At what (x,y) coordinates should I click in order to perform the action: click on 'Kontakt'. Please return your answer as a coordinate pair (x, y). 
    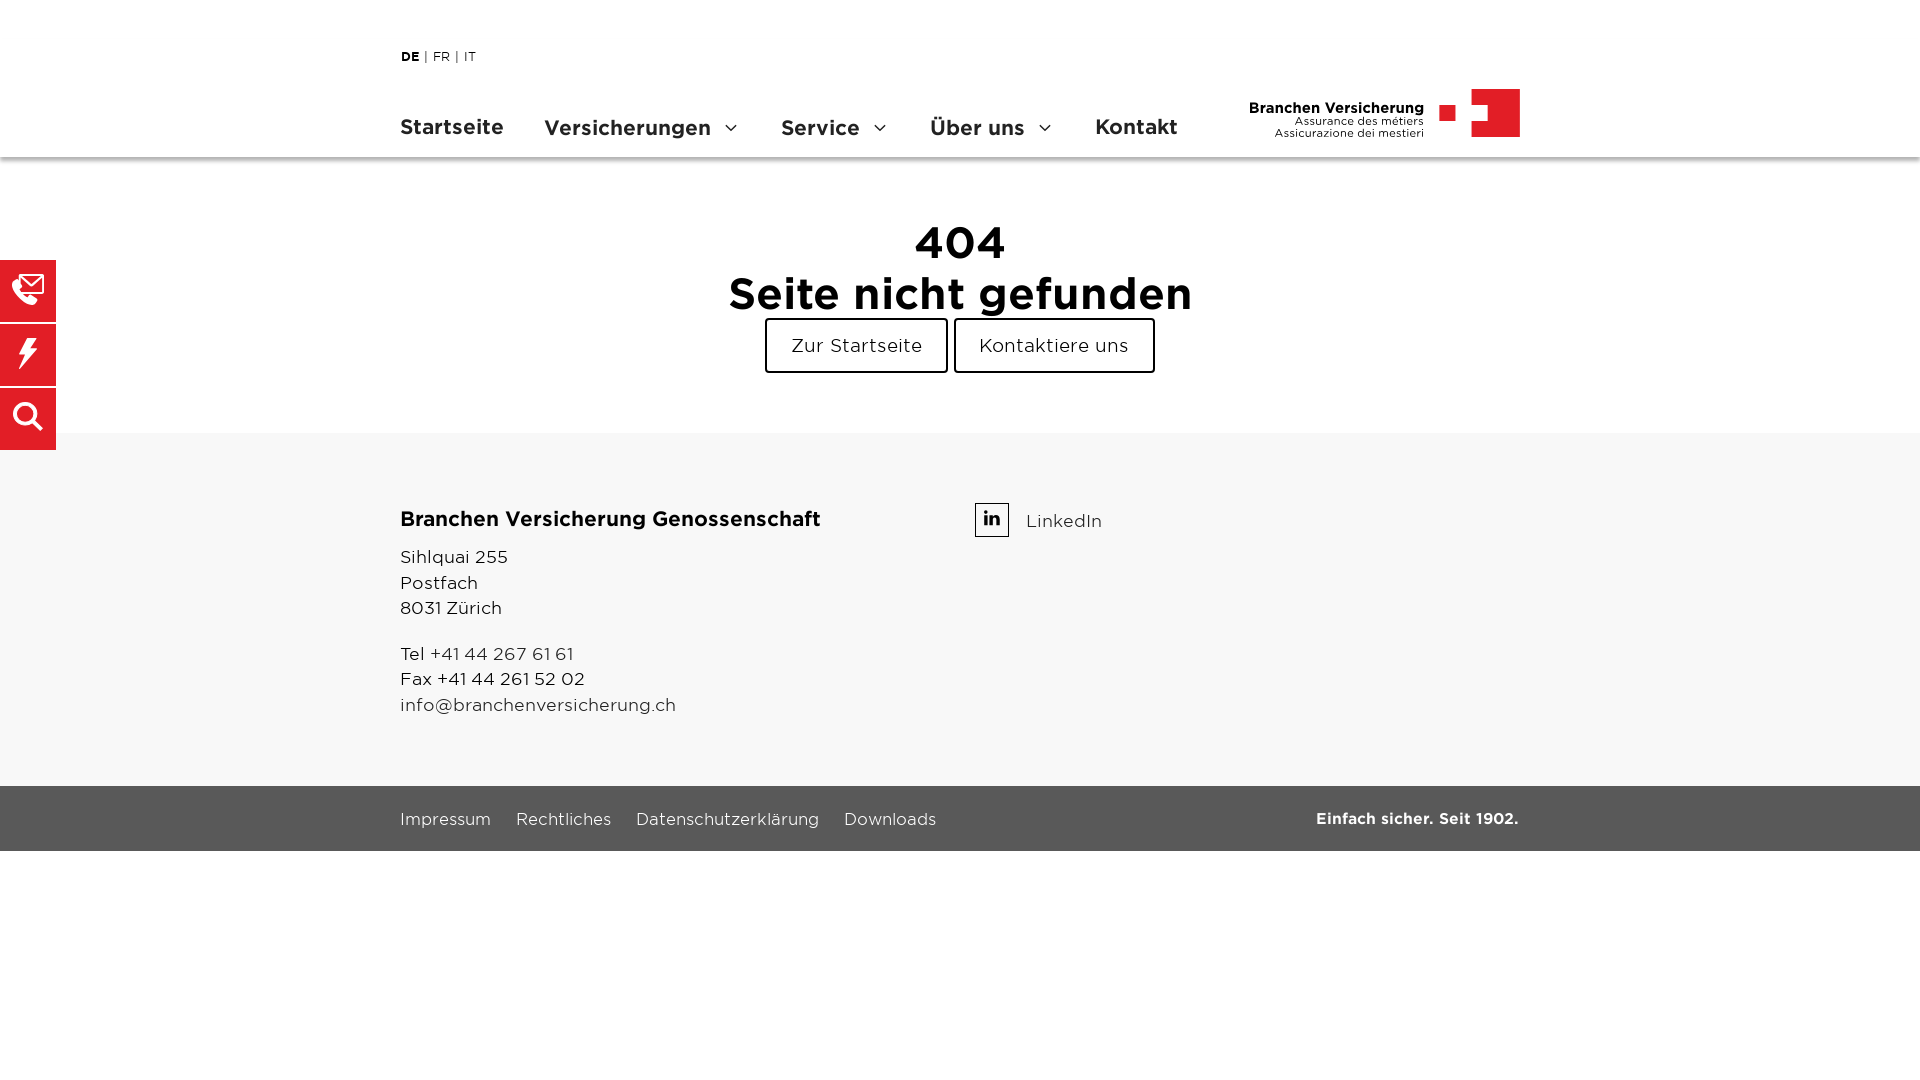
    Looking at the image, I should click on (1136, 126).